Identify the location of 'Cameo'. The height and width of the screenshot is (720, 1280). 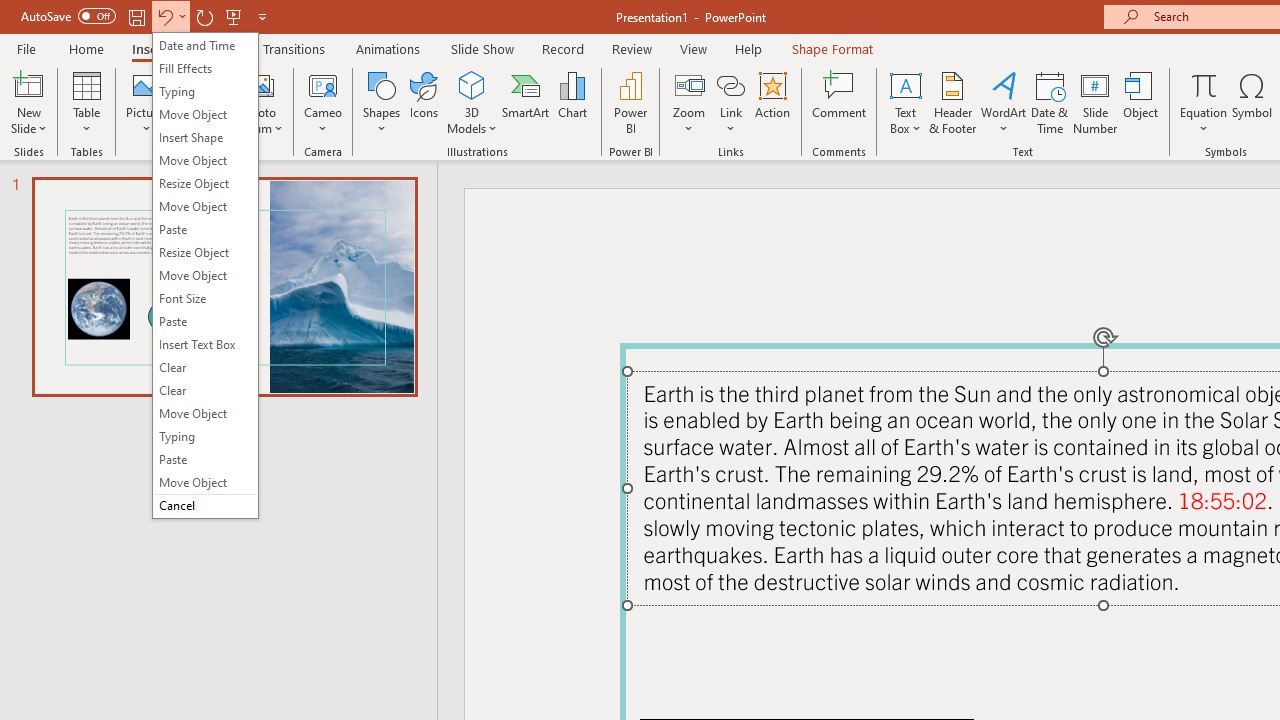
(323, 84).